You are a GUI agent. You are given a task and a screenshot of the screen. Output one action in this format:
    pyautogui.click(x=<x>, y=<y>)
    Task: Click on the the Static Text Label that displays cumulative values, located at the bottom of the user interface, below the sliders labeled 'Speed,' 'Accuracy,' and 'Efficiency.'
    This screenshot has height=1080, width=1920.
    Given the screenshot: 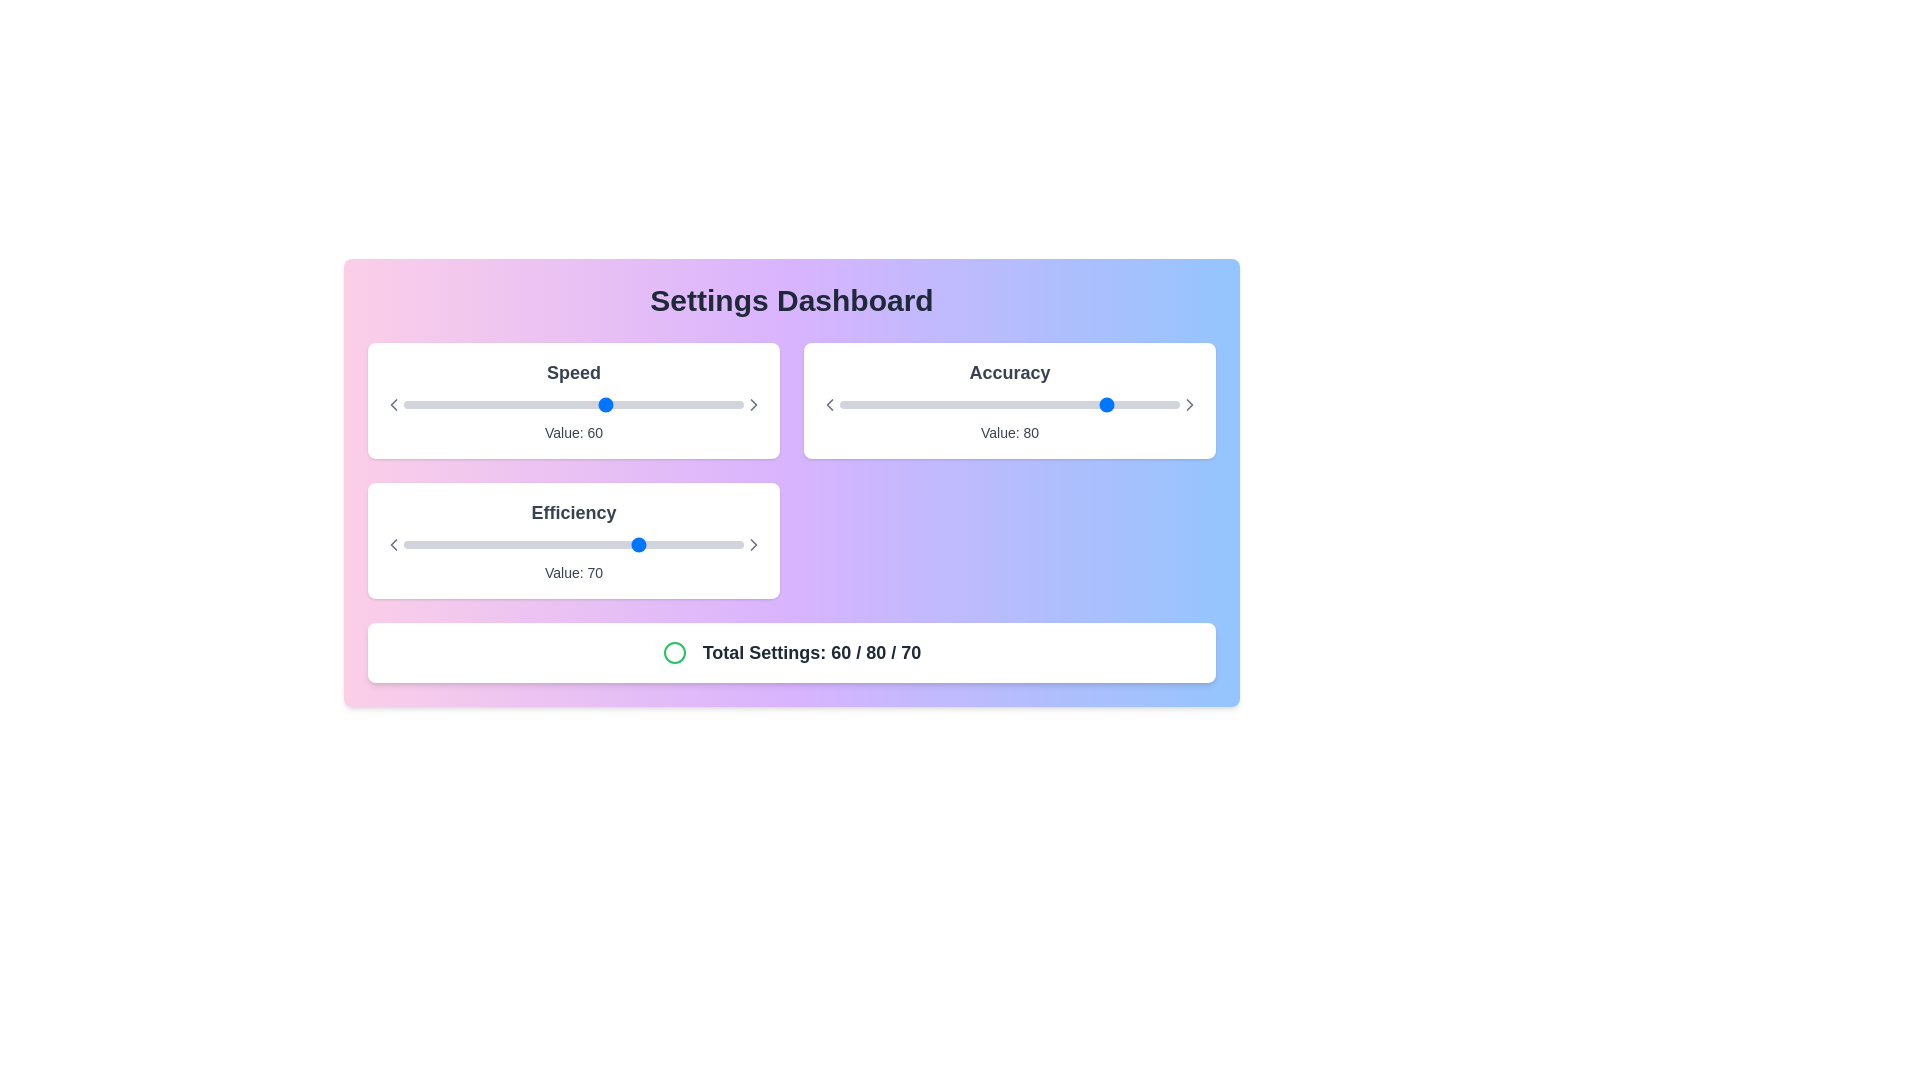 What is the action you would take?
    pyautogui.click(x=811, y=652)
    